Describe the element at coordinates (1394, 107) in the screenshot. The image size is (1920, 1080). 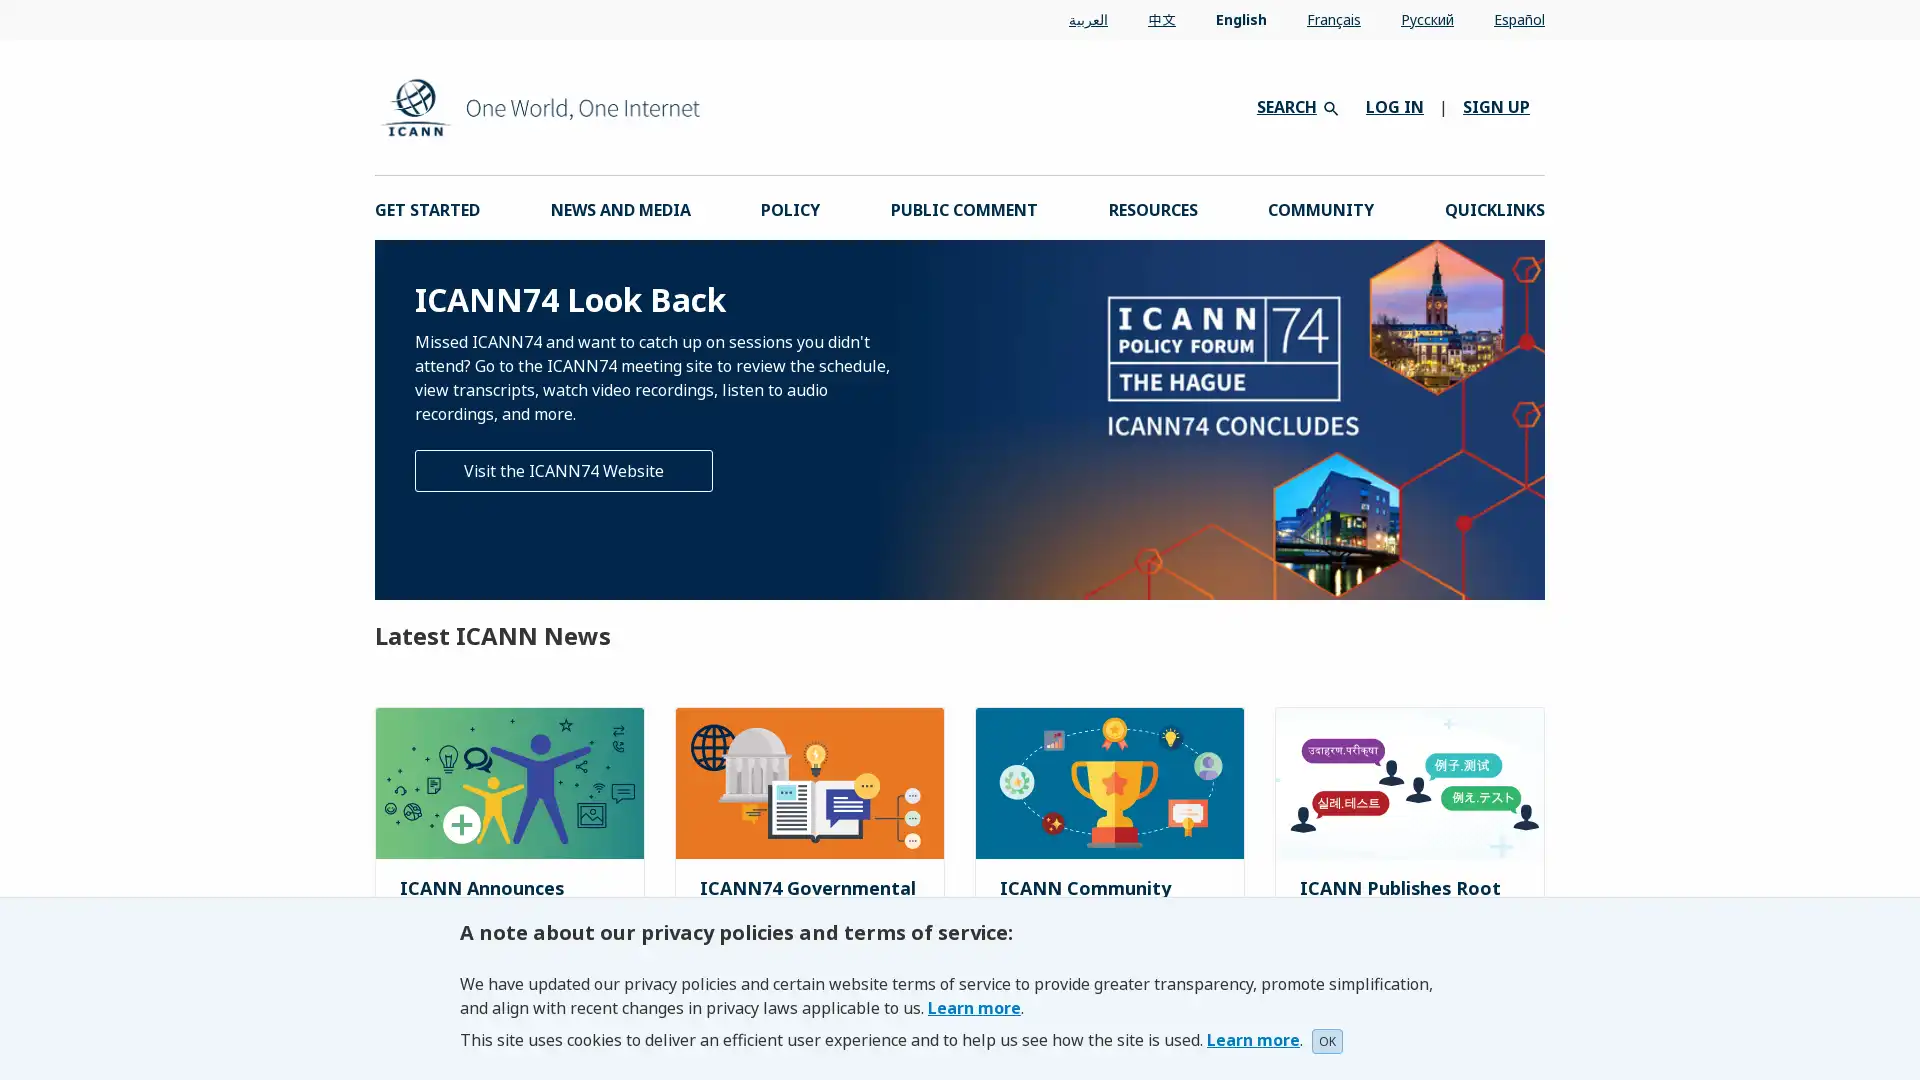
I see `LOG IN` at that location.